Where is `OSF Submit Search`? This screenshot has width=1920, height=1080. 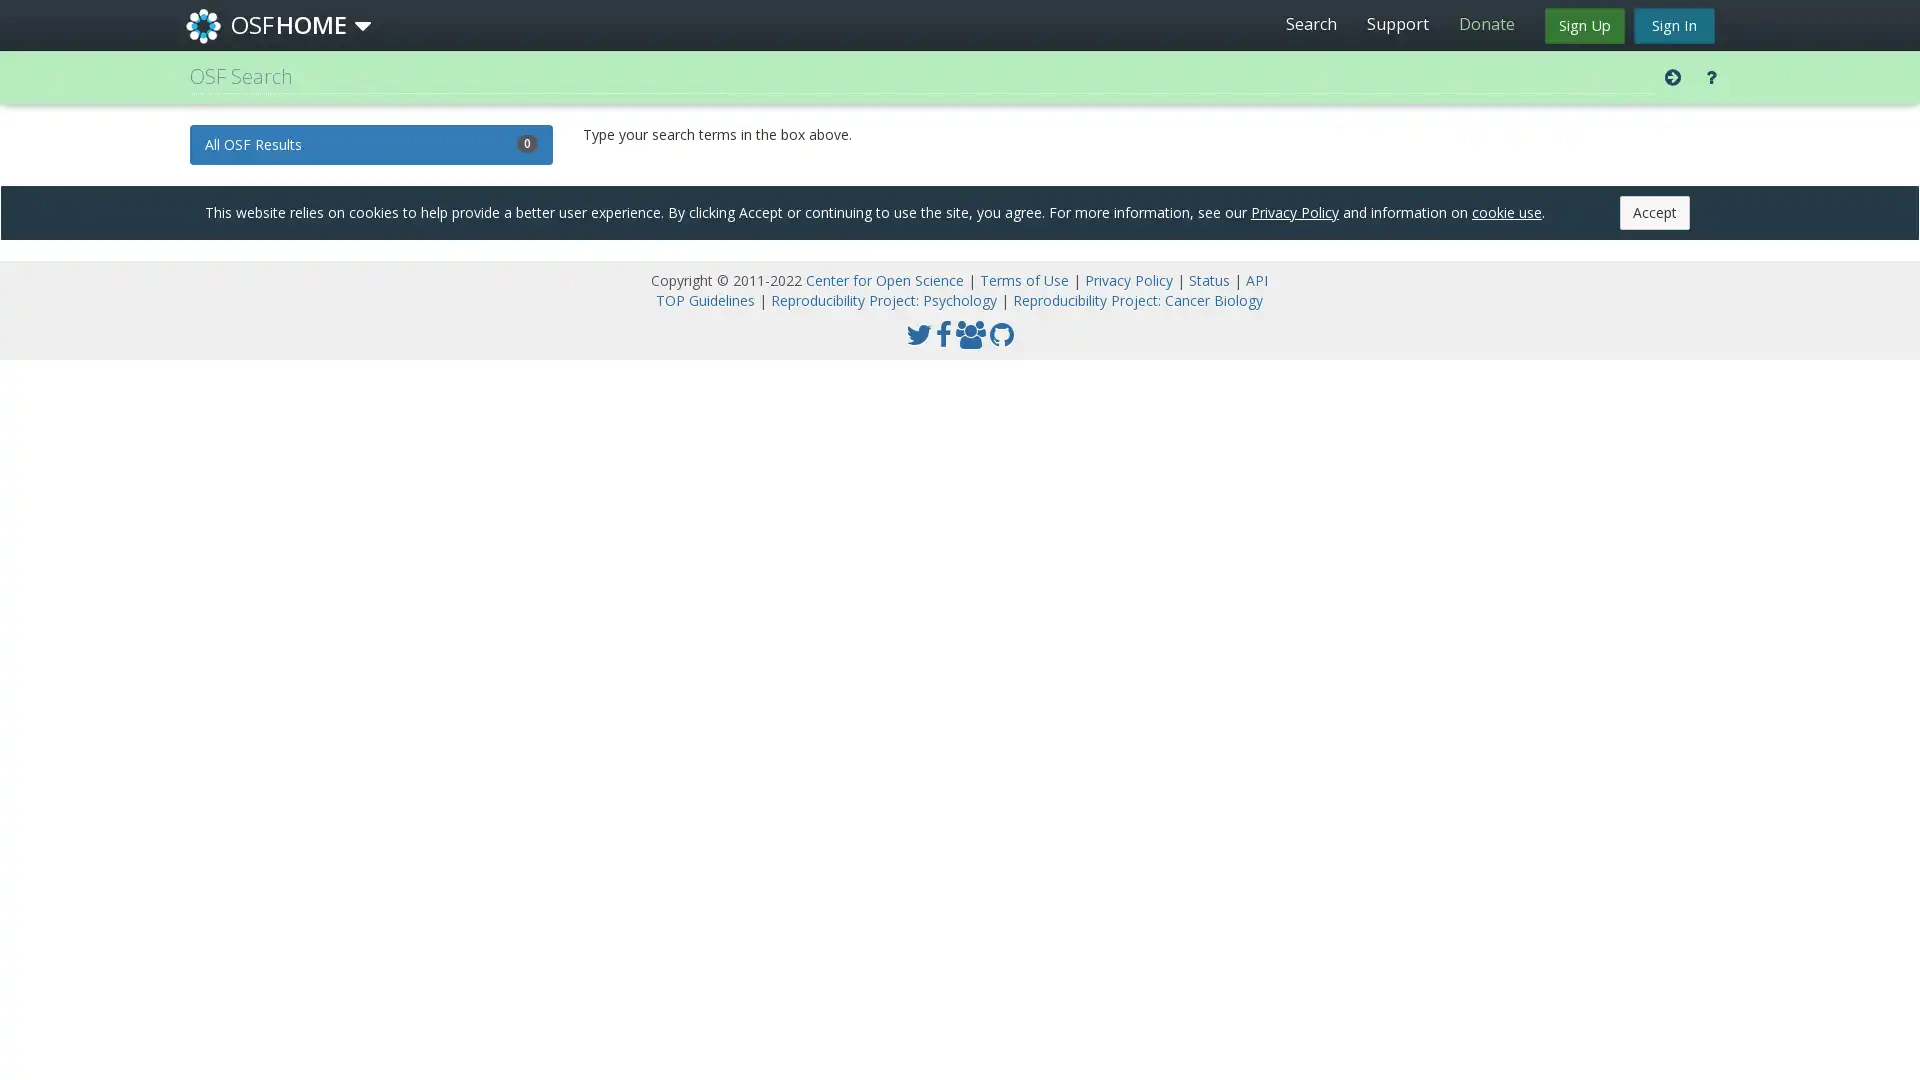
OSF Submit Search is located at coordinates (1673, 76).